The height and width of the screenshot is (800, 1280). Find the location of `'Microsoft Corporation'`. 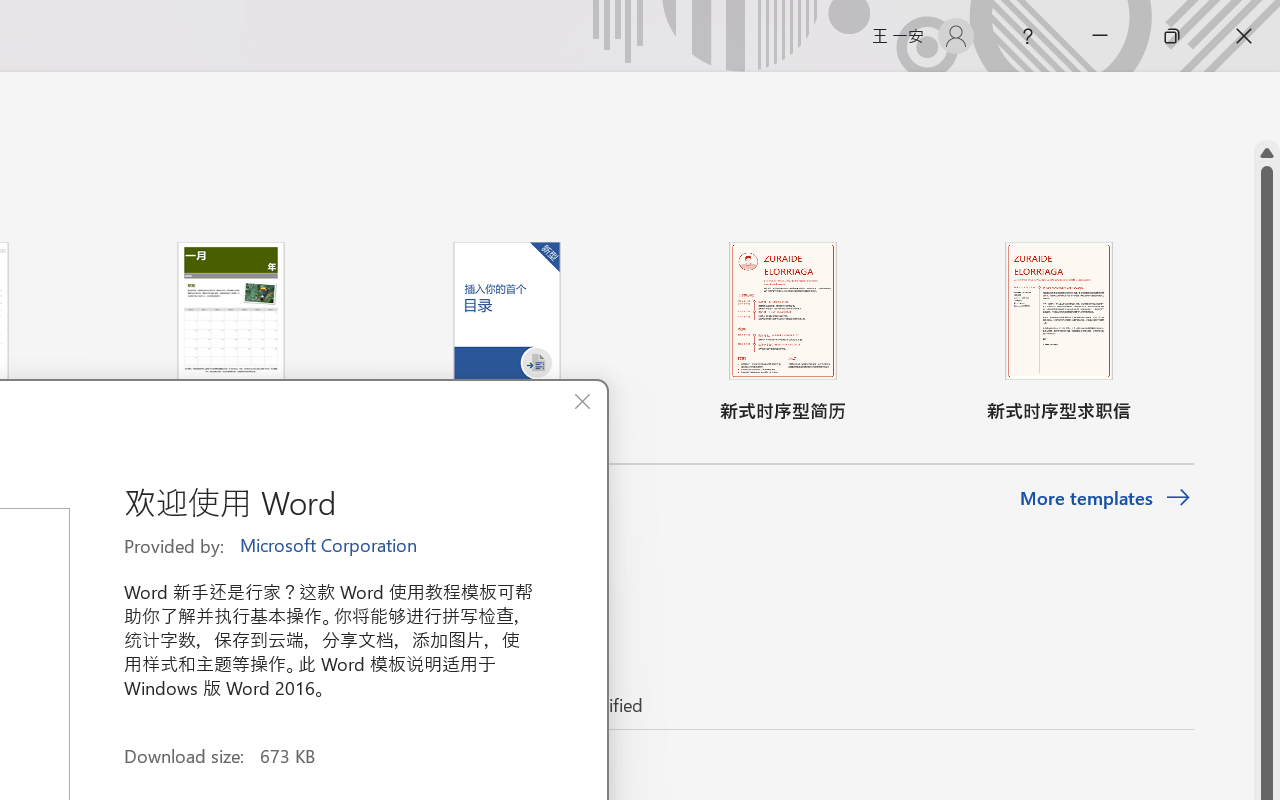

'Microsoft Corporation' is located at coordinates (330, 546).